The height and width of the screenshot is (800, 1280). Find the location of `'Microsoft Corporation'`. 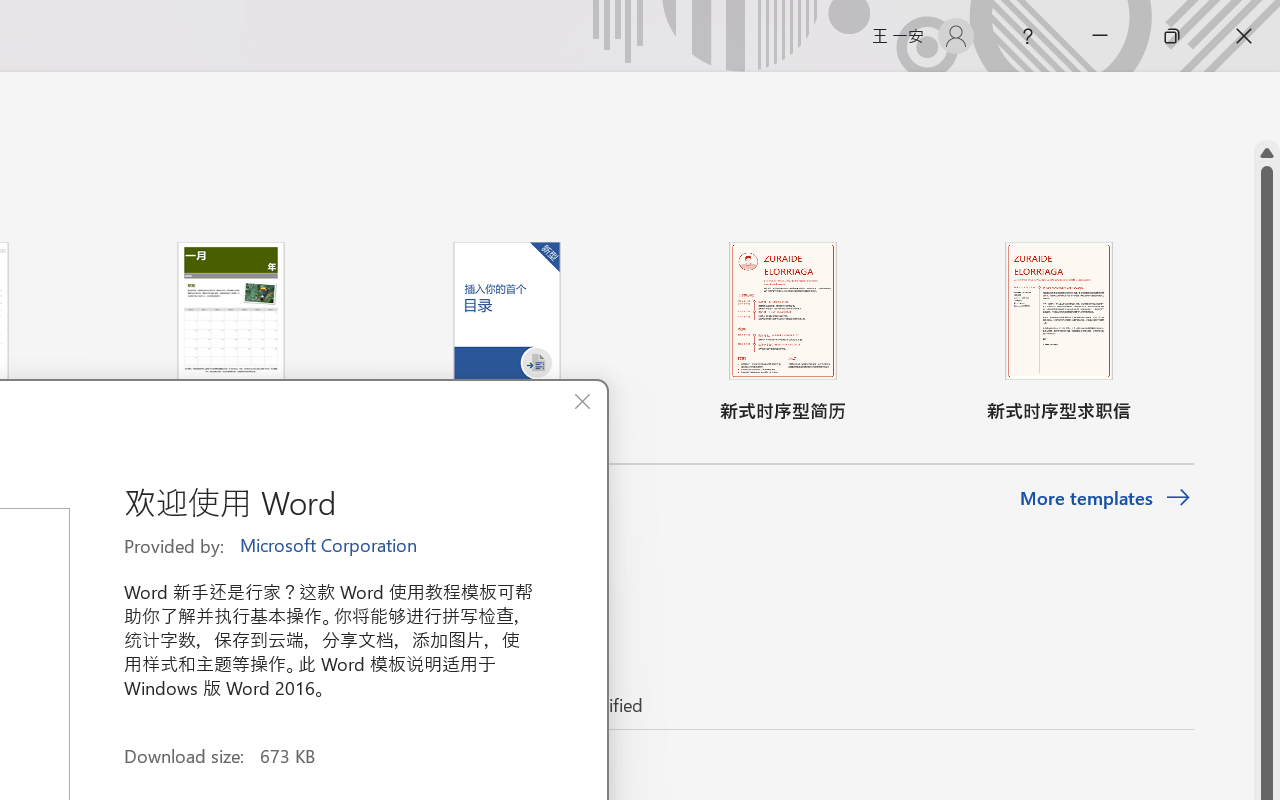

'Microsoft Corporation' is located at coordinates (330, 546).